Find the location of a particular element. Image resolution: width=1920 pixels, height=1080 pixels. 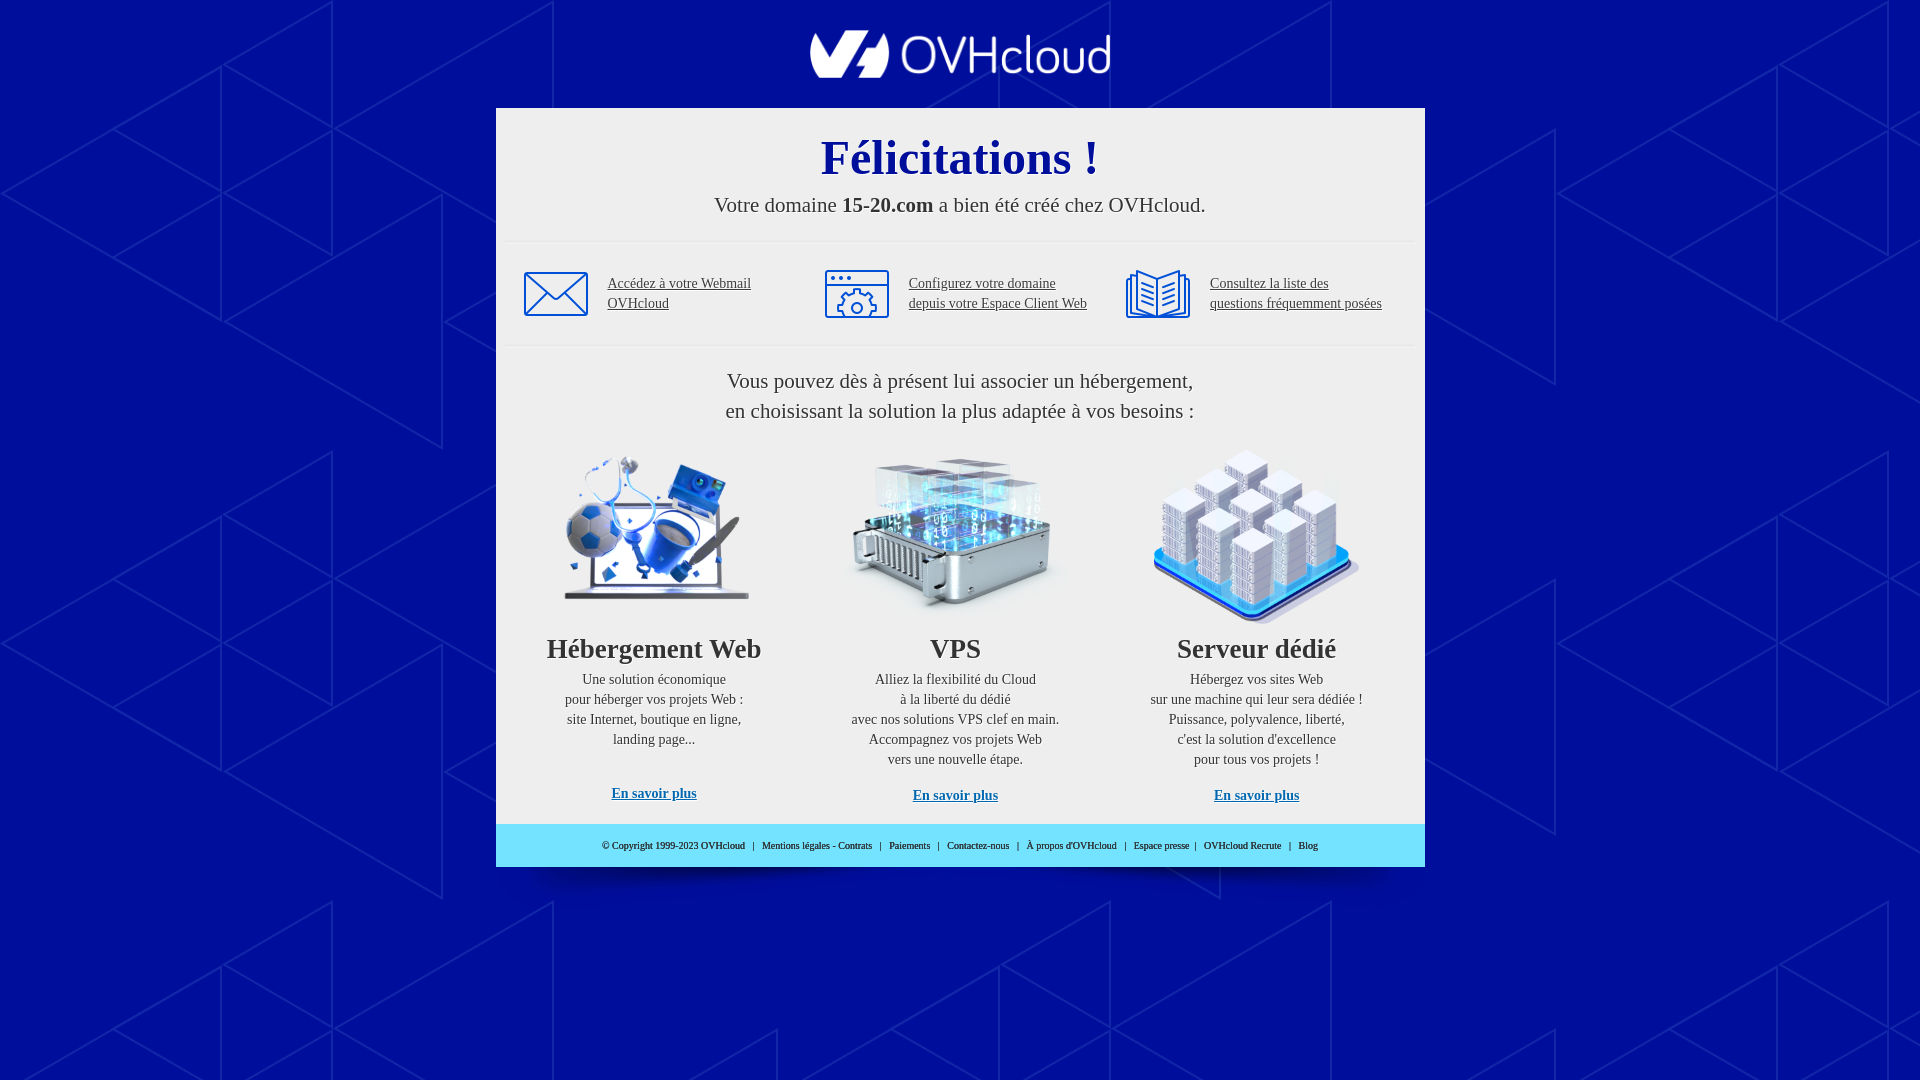

'Blog' is located at coordinates (1308, 845).